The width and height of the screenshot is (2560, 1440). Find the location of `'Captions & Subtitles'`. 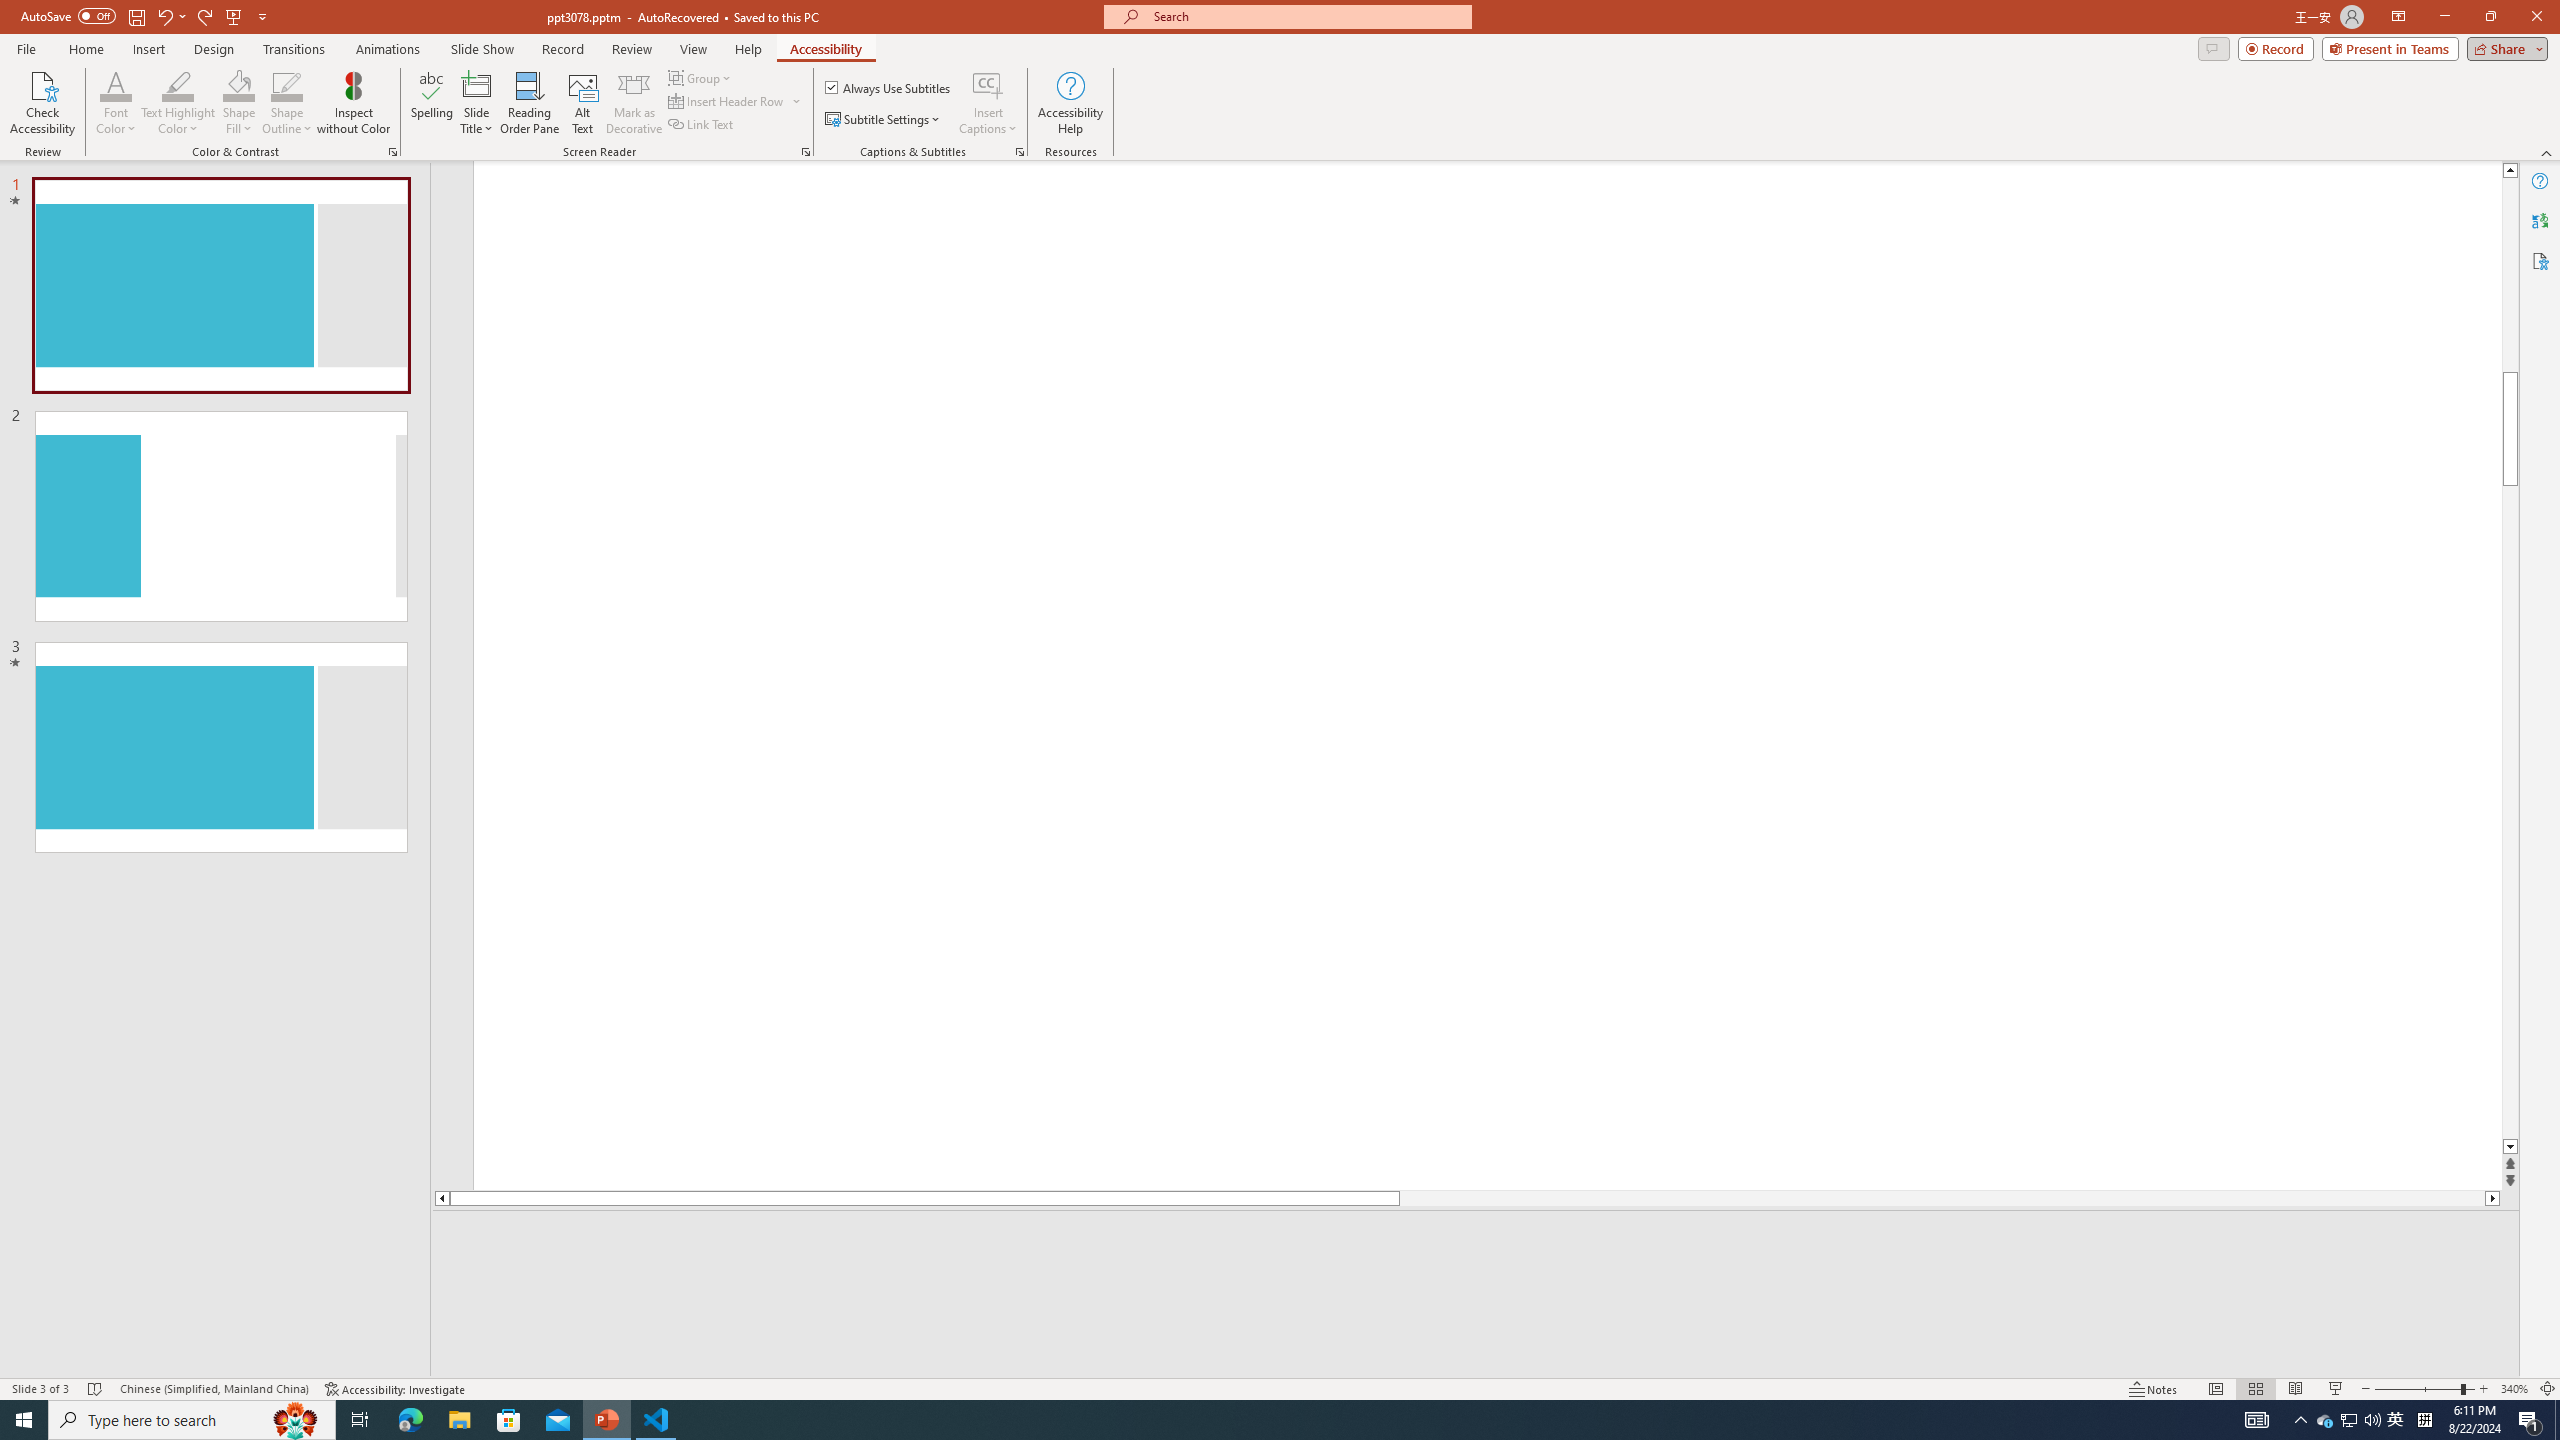

'Captions & Subtitles' is located at coordinates (1019, 150).